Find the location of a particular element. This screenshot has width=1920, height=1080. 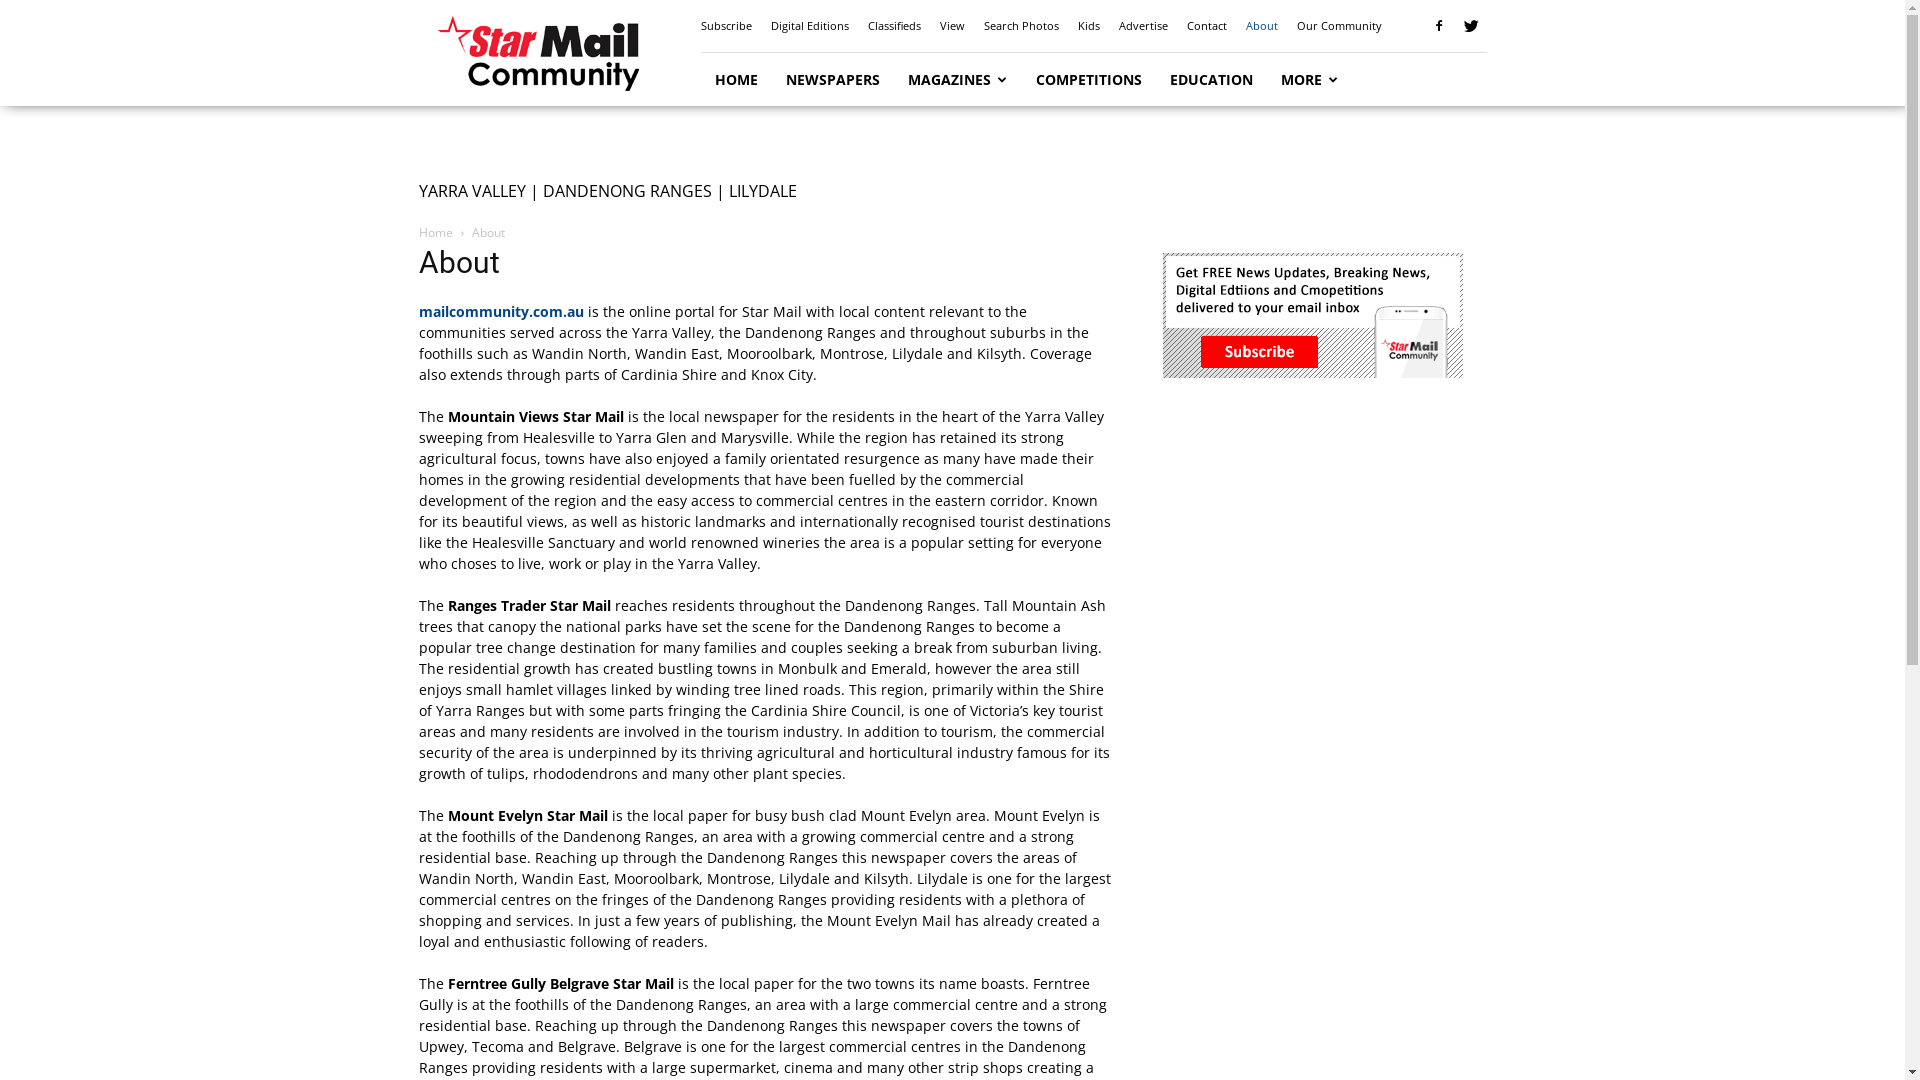

'Contact' is located at coordinates (1204, 25).